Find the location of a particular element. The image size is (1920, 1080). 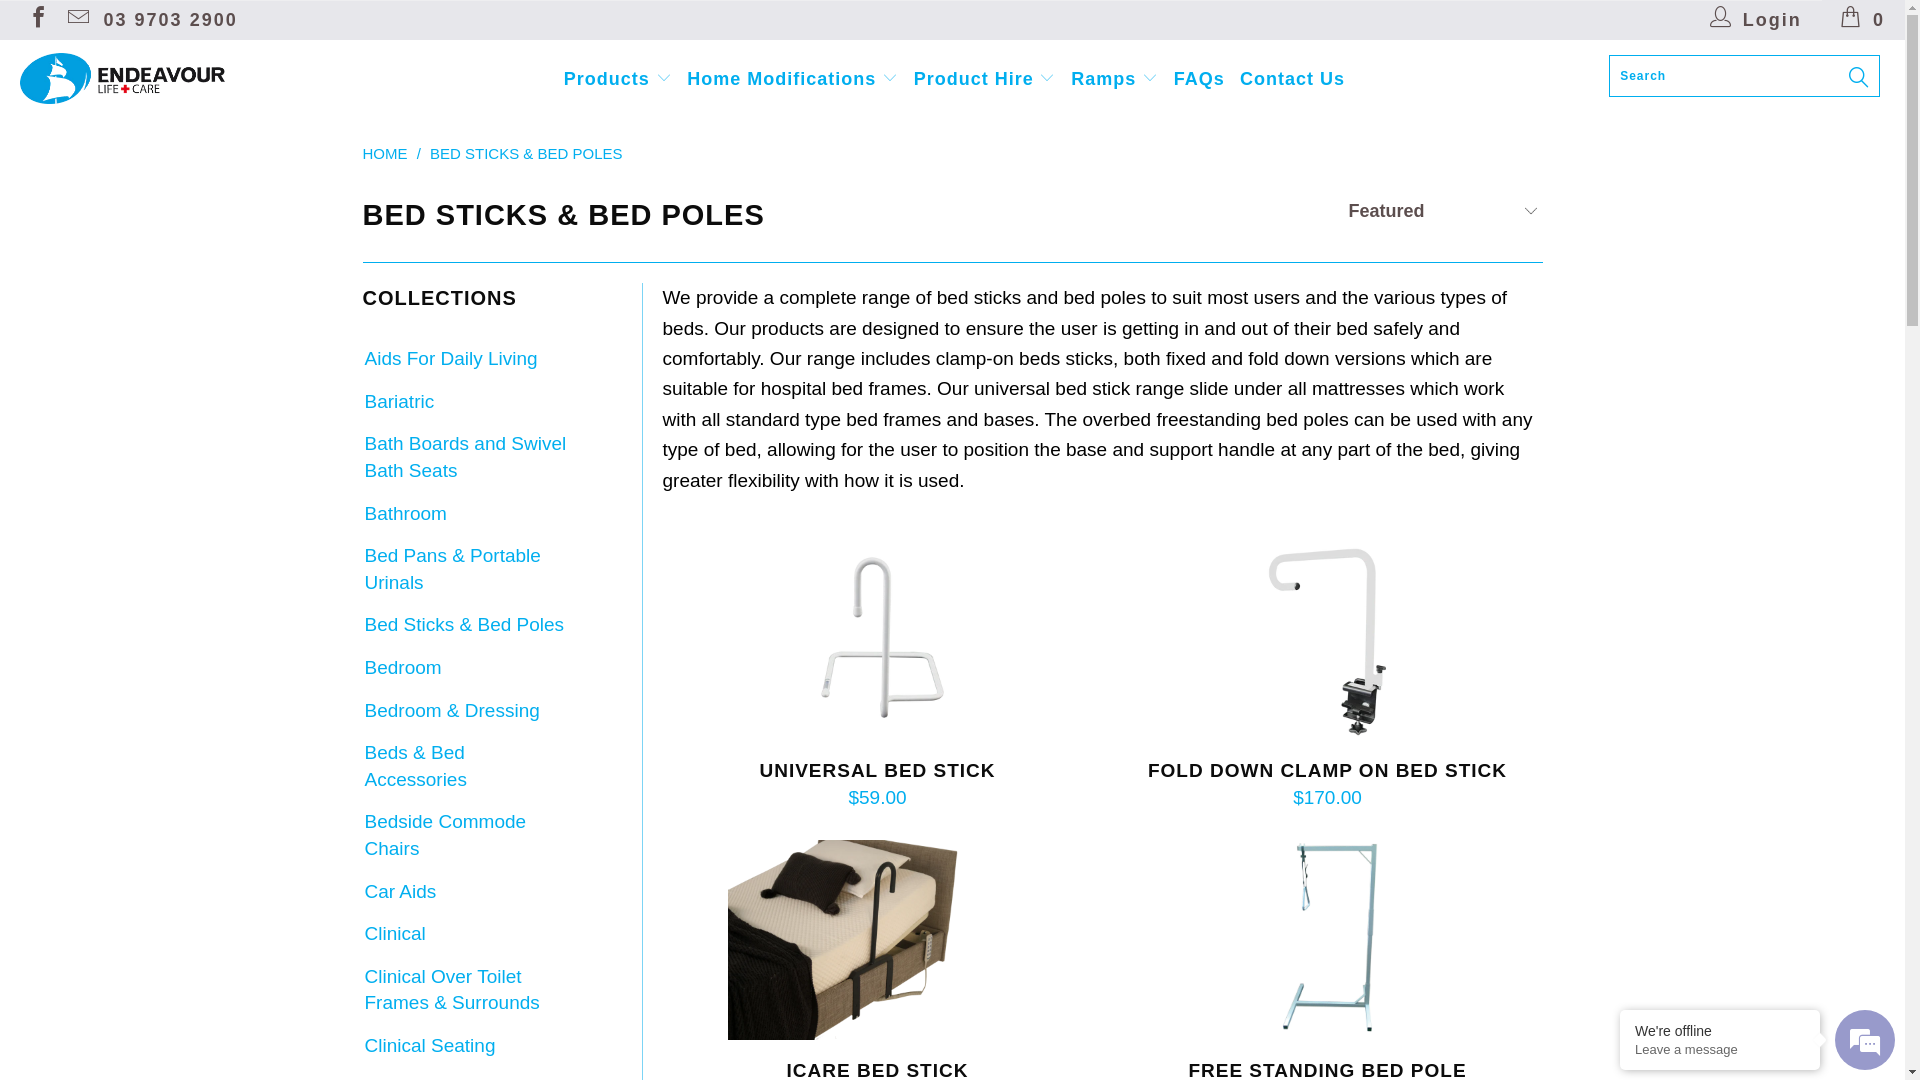

'Bath Boards and Swivel Bath Seats' is located at coordinates (464, 457).